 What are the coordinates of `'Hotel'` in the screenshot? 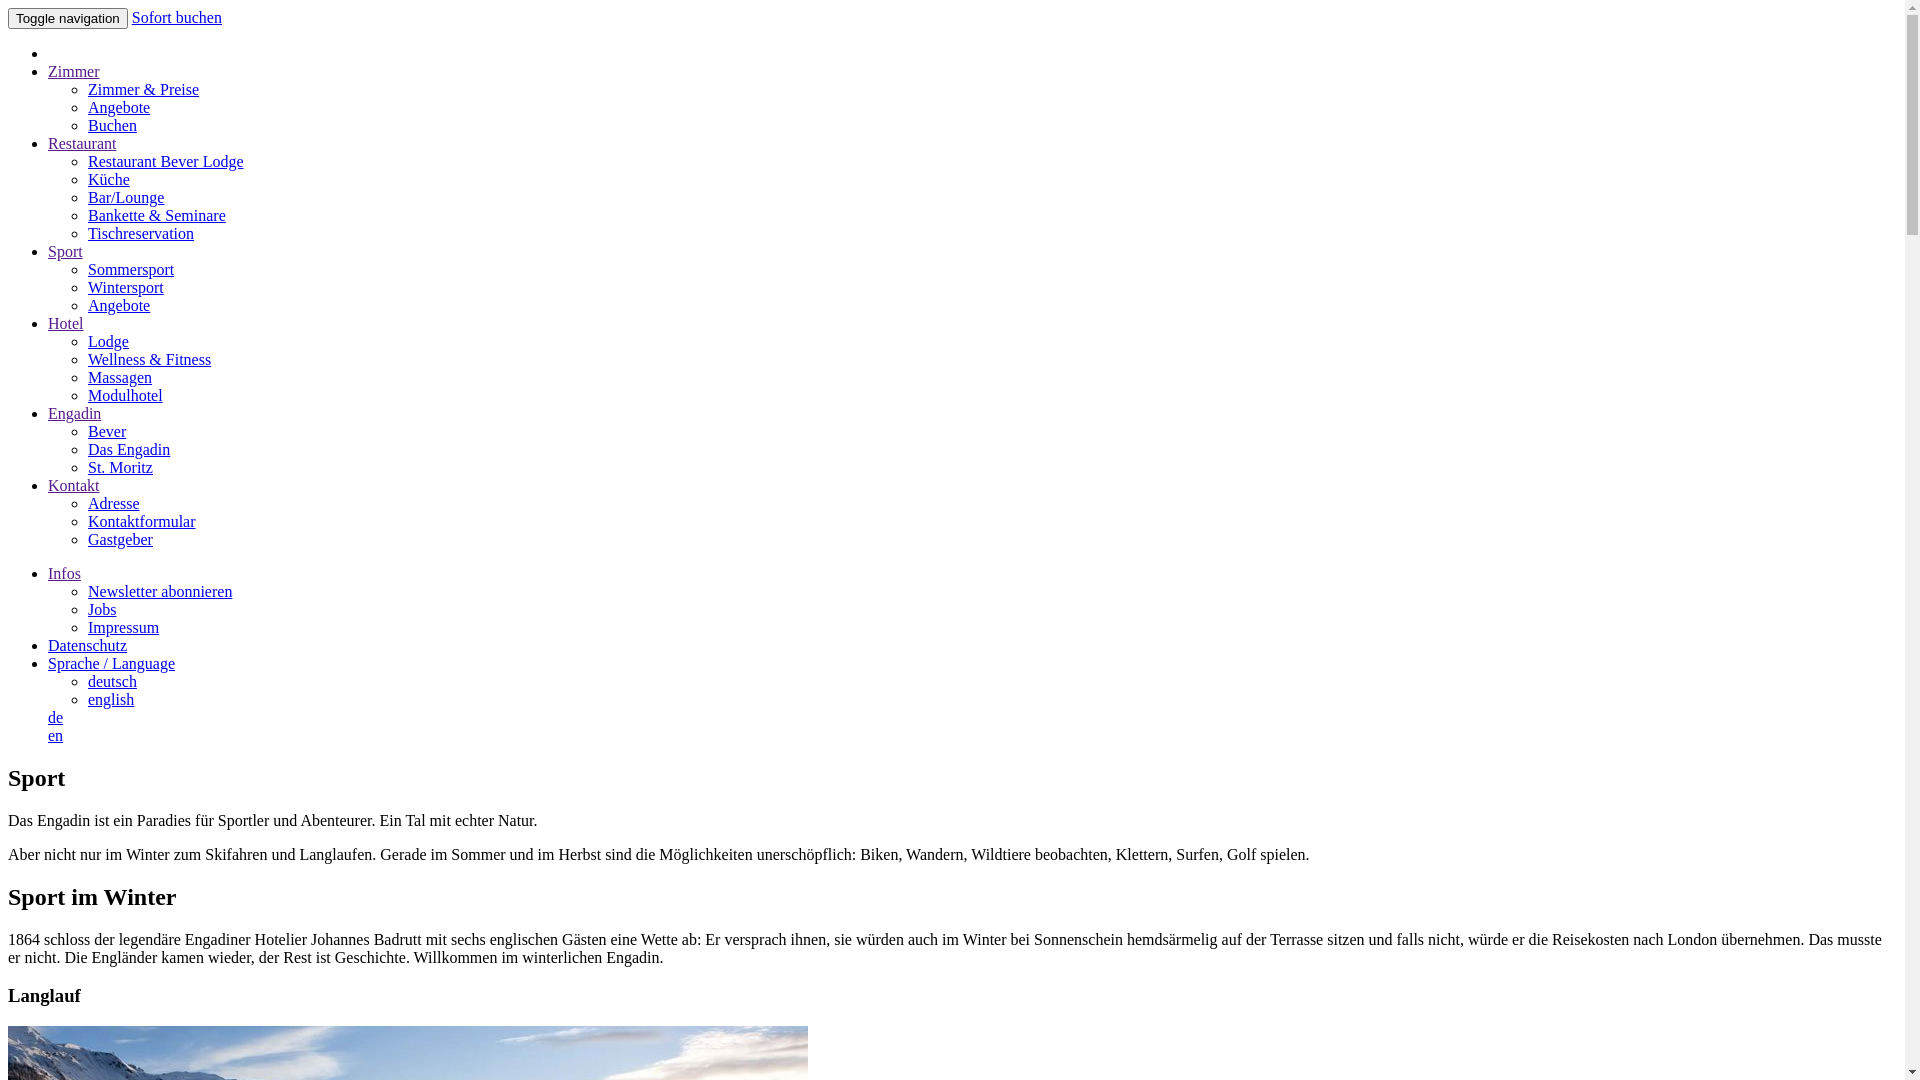 It's located at (66, 322).